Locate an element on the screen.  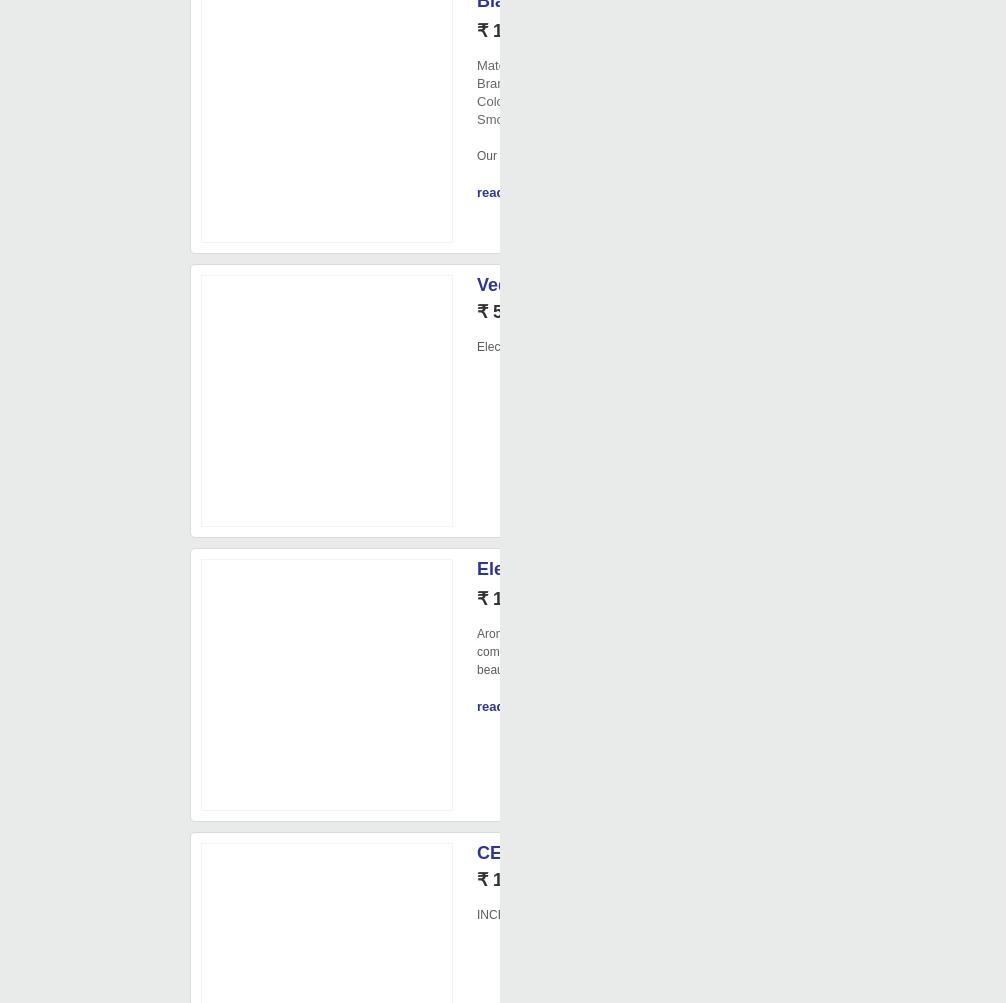
':  Megam' is located at coordinates (536, 83).